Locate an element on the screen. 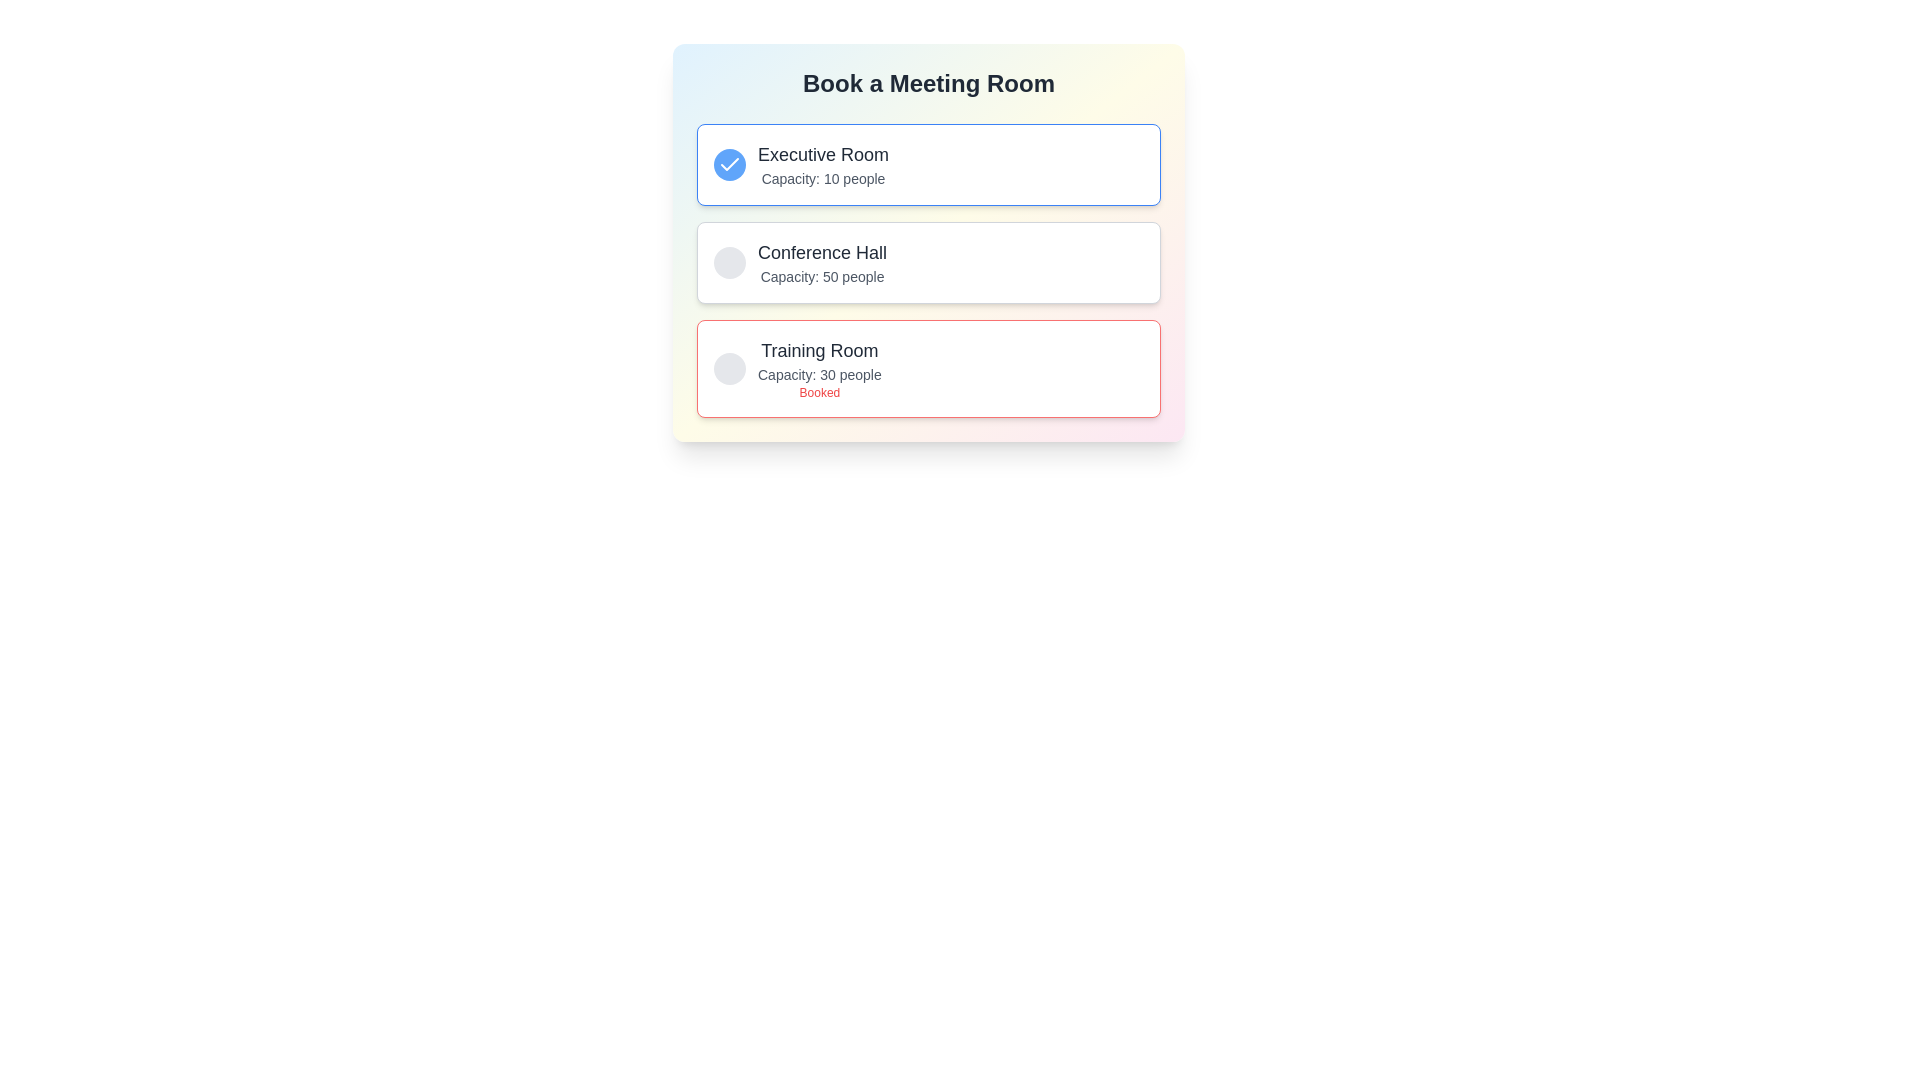 This screenshot has width=1920, height=1080. the 'Conference Hall' label, which is a large dark gray text label located directly below the 'Executive Room' section in the meeting room selection interface is located at coordinates (822, 252).